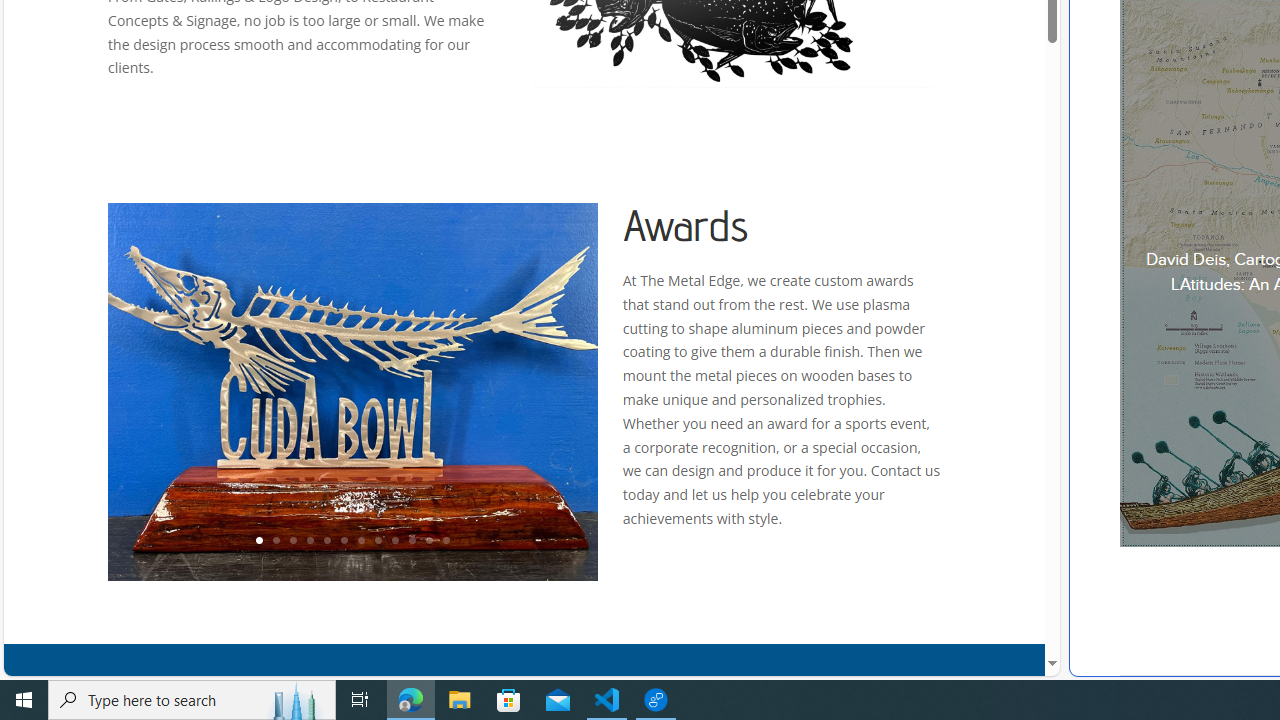 The width and height of the screenshot is (1280, 720). Describe the element at coordinates (344, 541) in the screenshot. I see `'6'` at that location.